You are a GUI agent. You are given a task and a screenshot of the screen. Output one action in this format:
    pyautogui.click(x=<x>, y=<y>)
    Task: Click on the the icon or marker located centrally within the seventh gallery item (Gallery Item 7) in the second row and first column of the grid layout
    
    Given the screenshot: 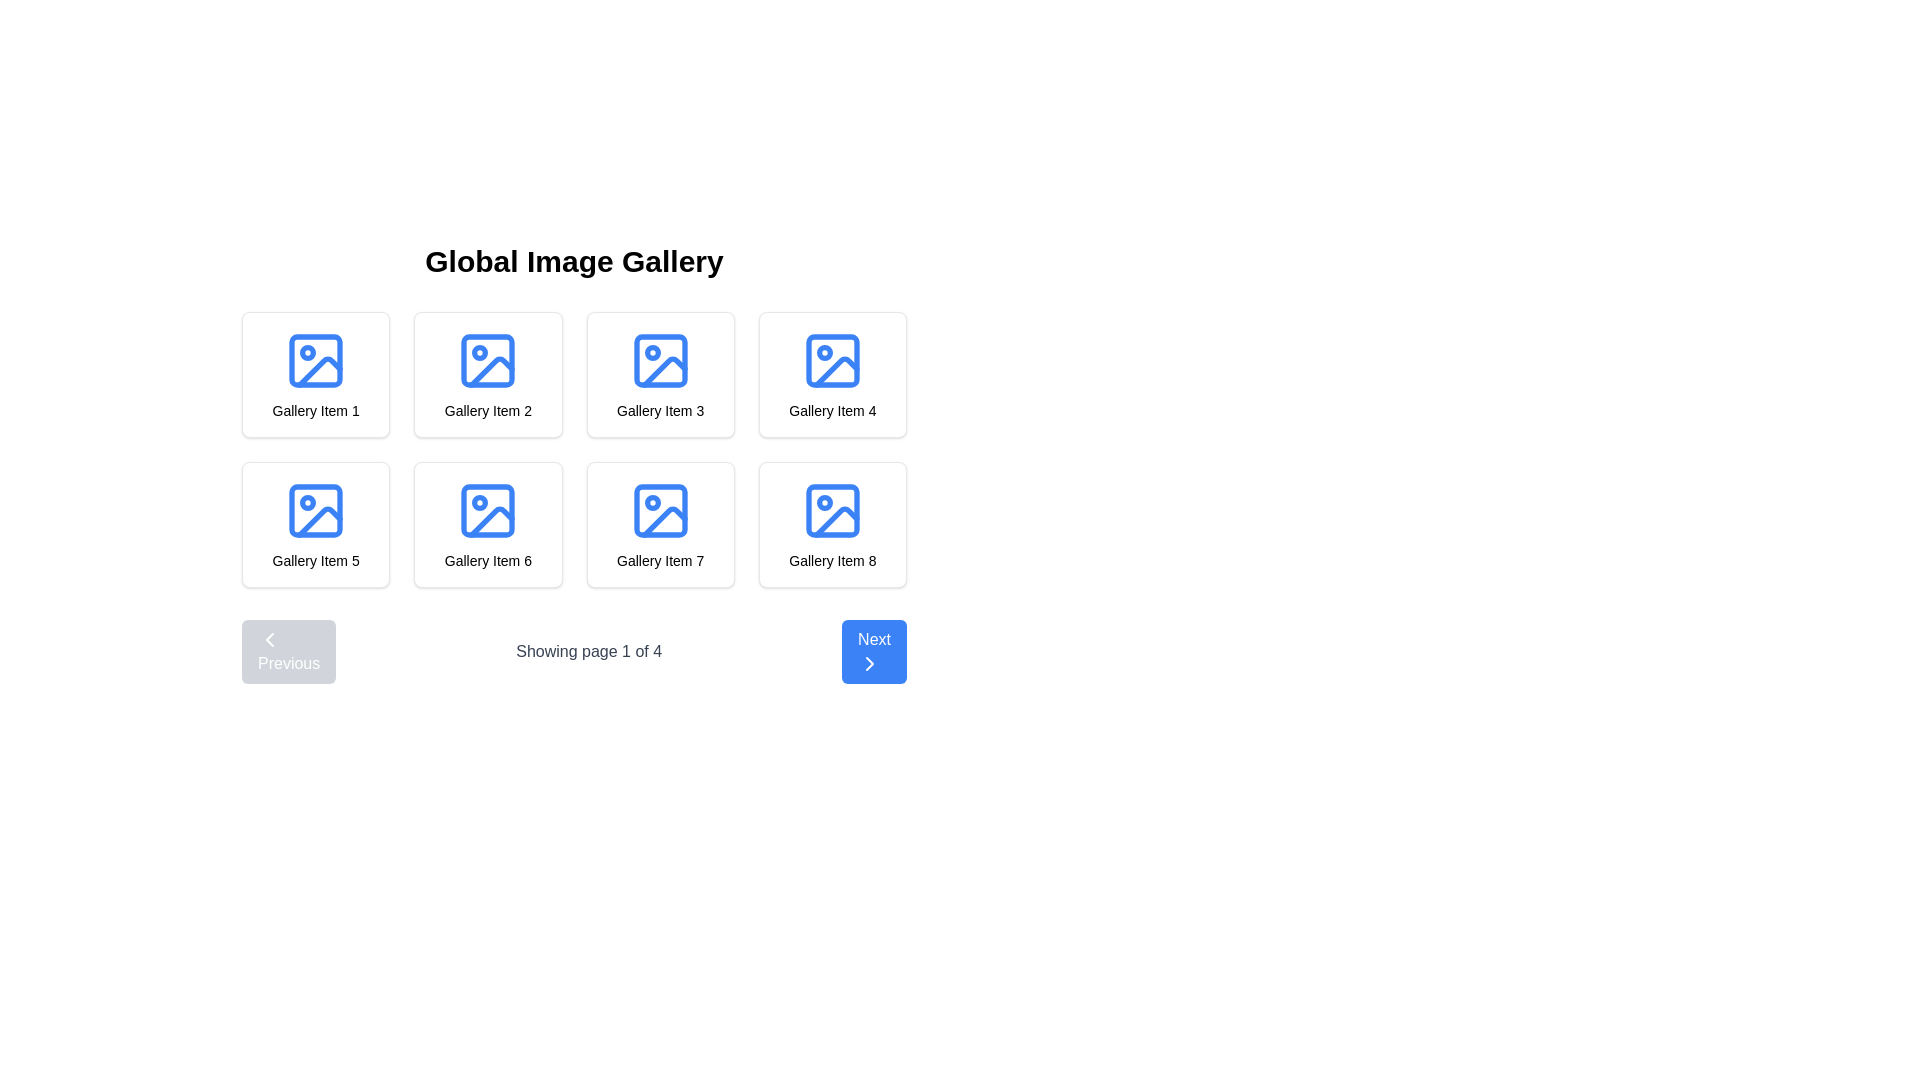 What is the action you would take?
    pyautogui.click(x=652, y=501)
    